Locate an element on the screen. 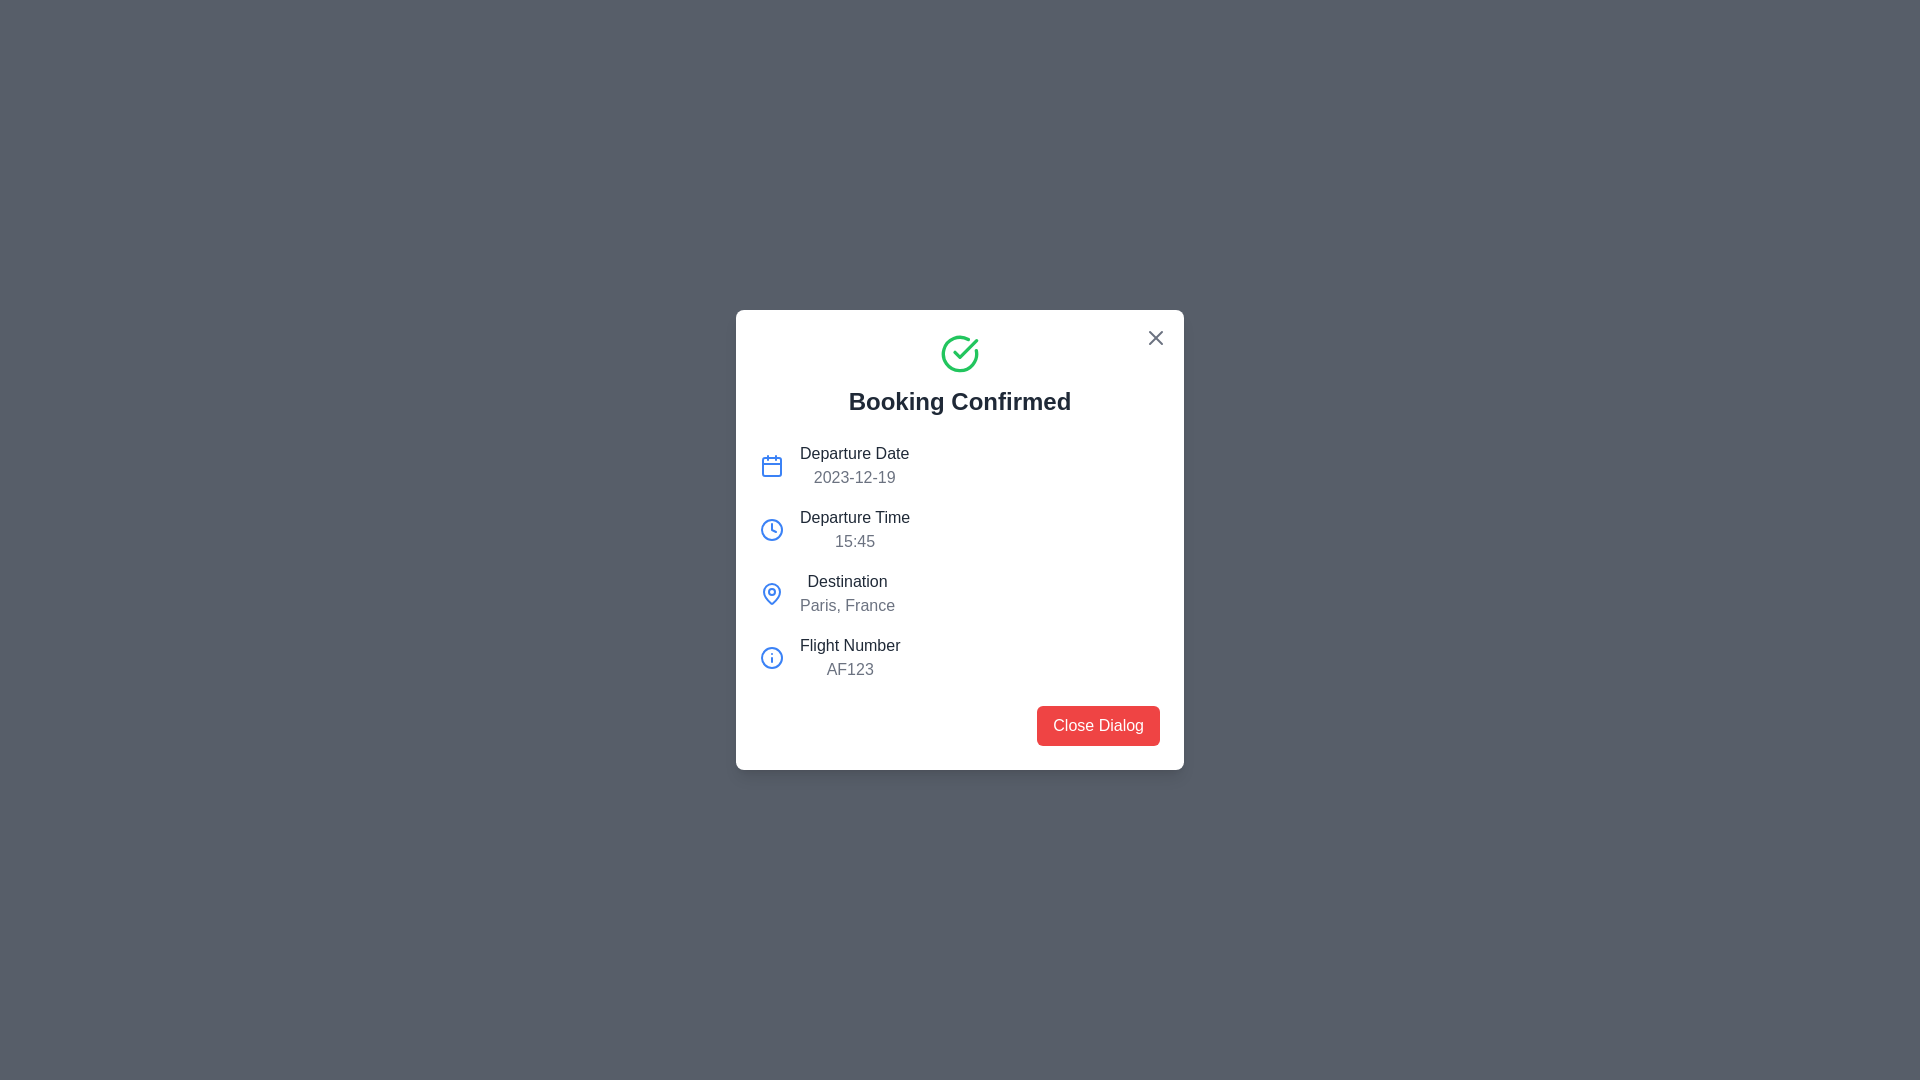 The width and height of the screenshot is (1920, 1080). the 'Flight Number' text label, which is styled in a medium weight sans-serif font and is positioned above the flight number detail 'AF123' in a centered modal dialog is located at coordinates (850, 645).